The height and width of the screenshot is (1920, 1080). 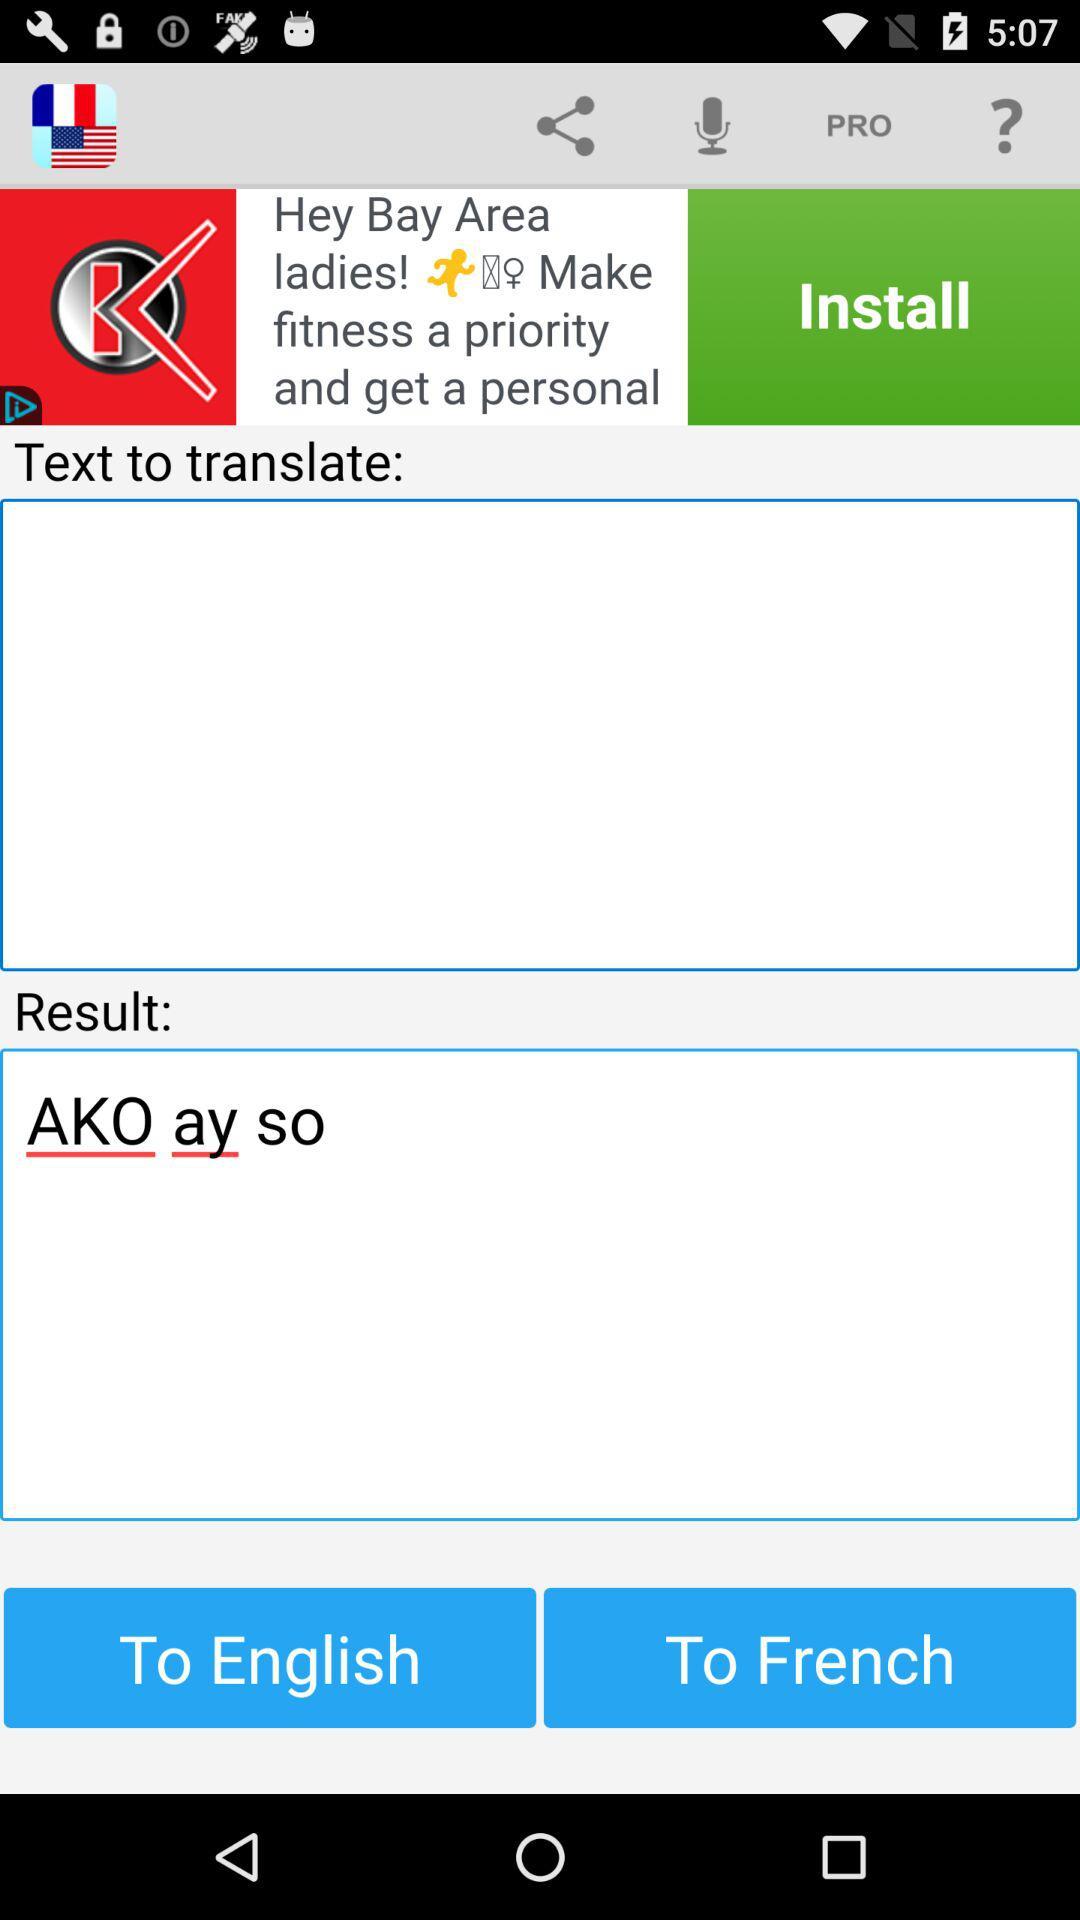 I want to click on app below the result: app, so click(x=540, y=1284).